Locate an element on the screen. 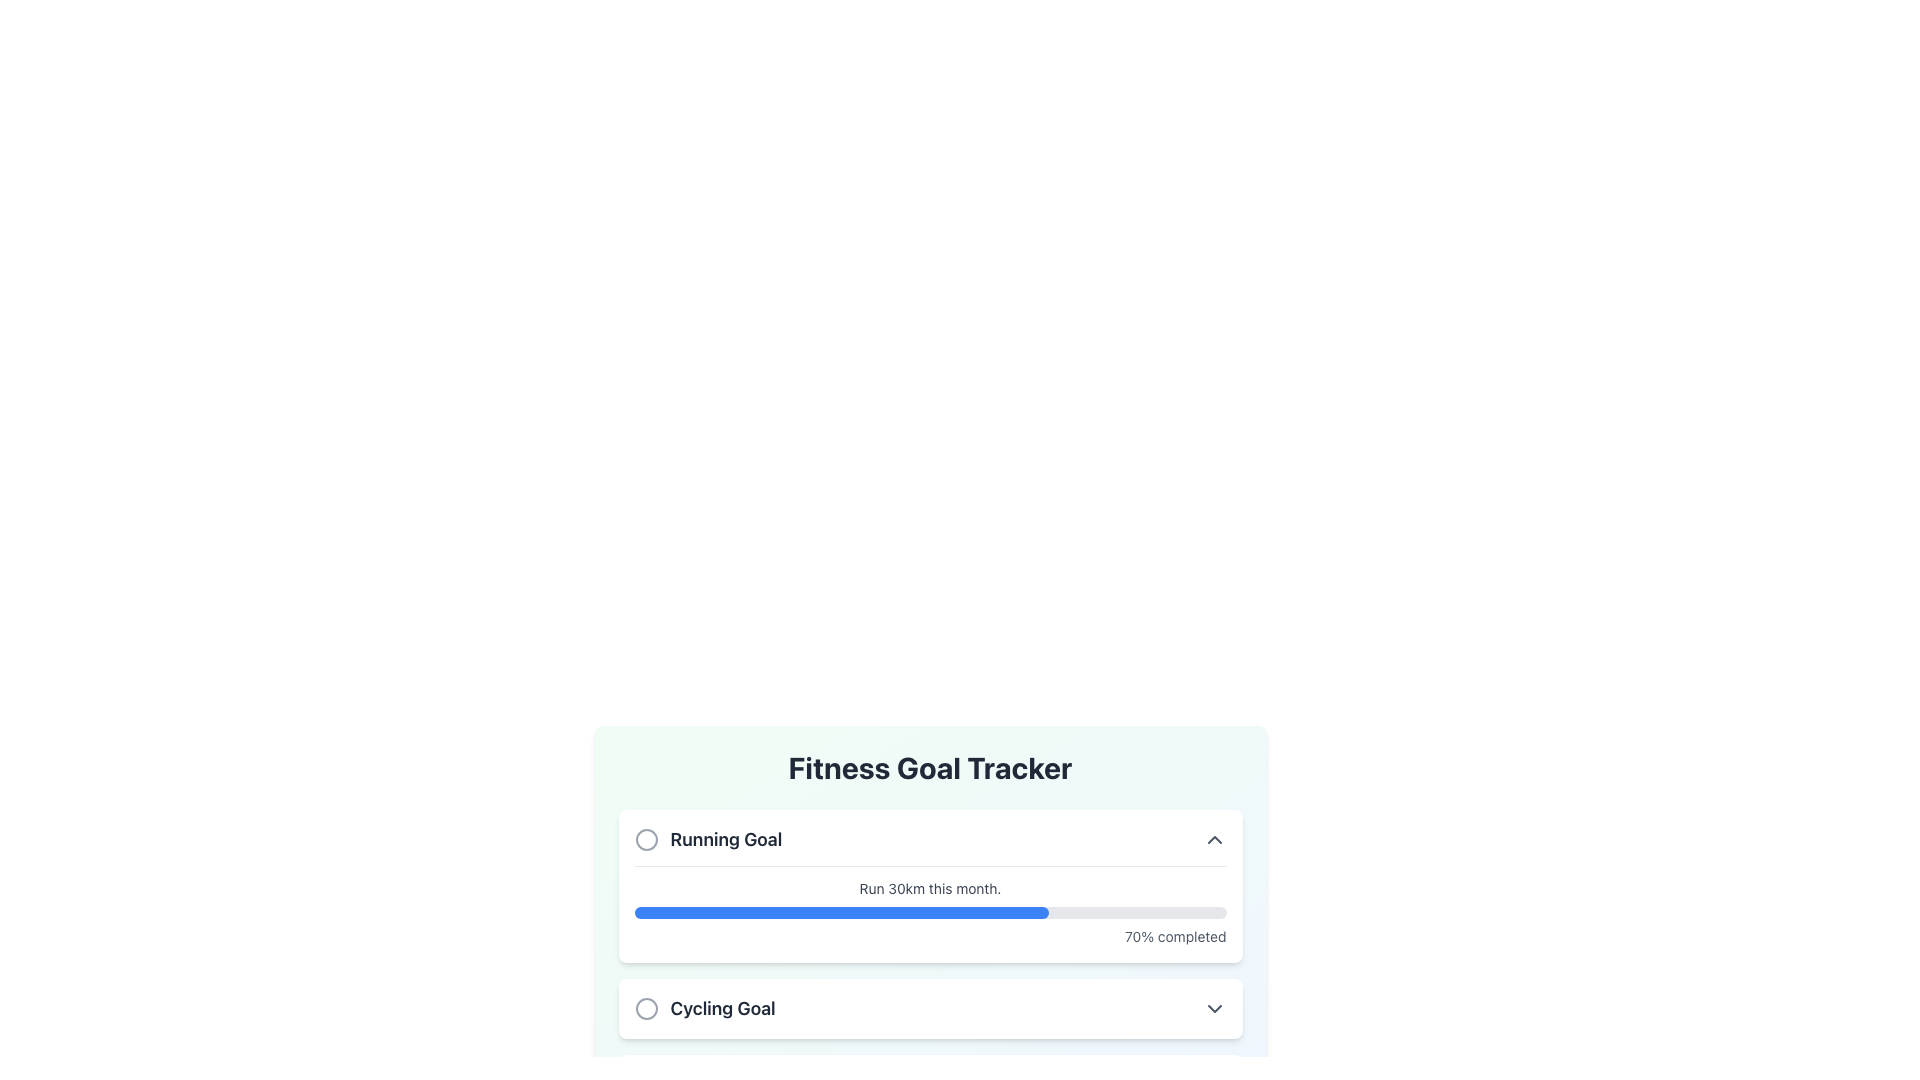 The image size is (1920, 1080). the circular icon next to the 'Cycling Goal' label is located at coordinates (705, 1009).